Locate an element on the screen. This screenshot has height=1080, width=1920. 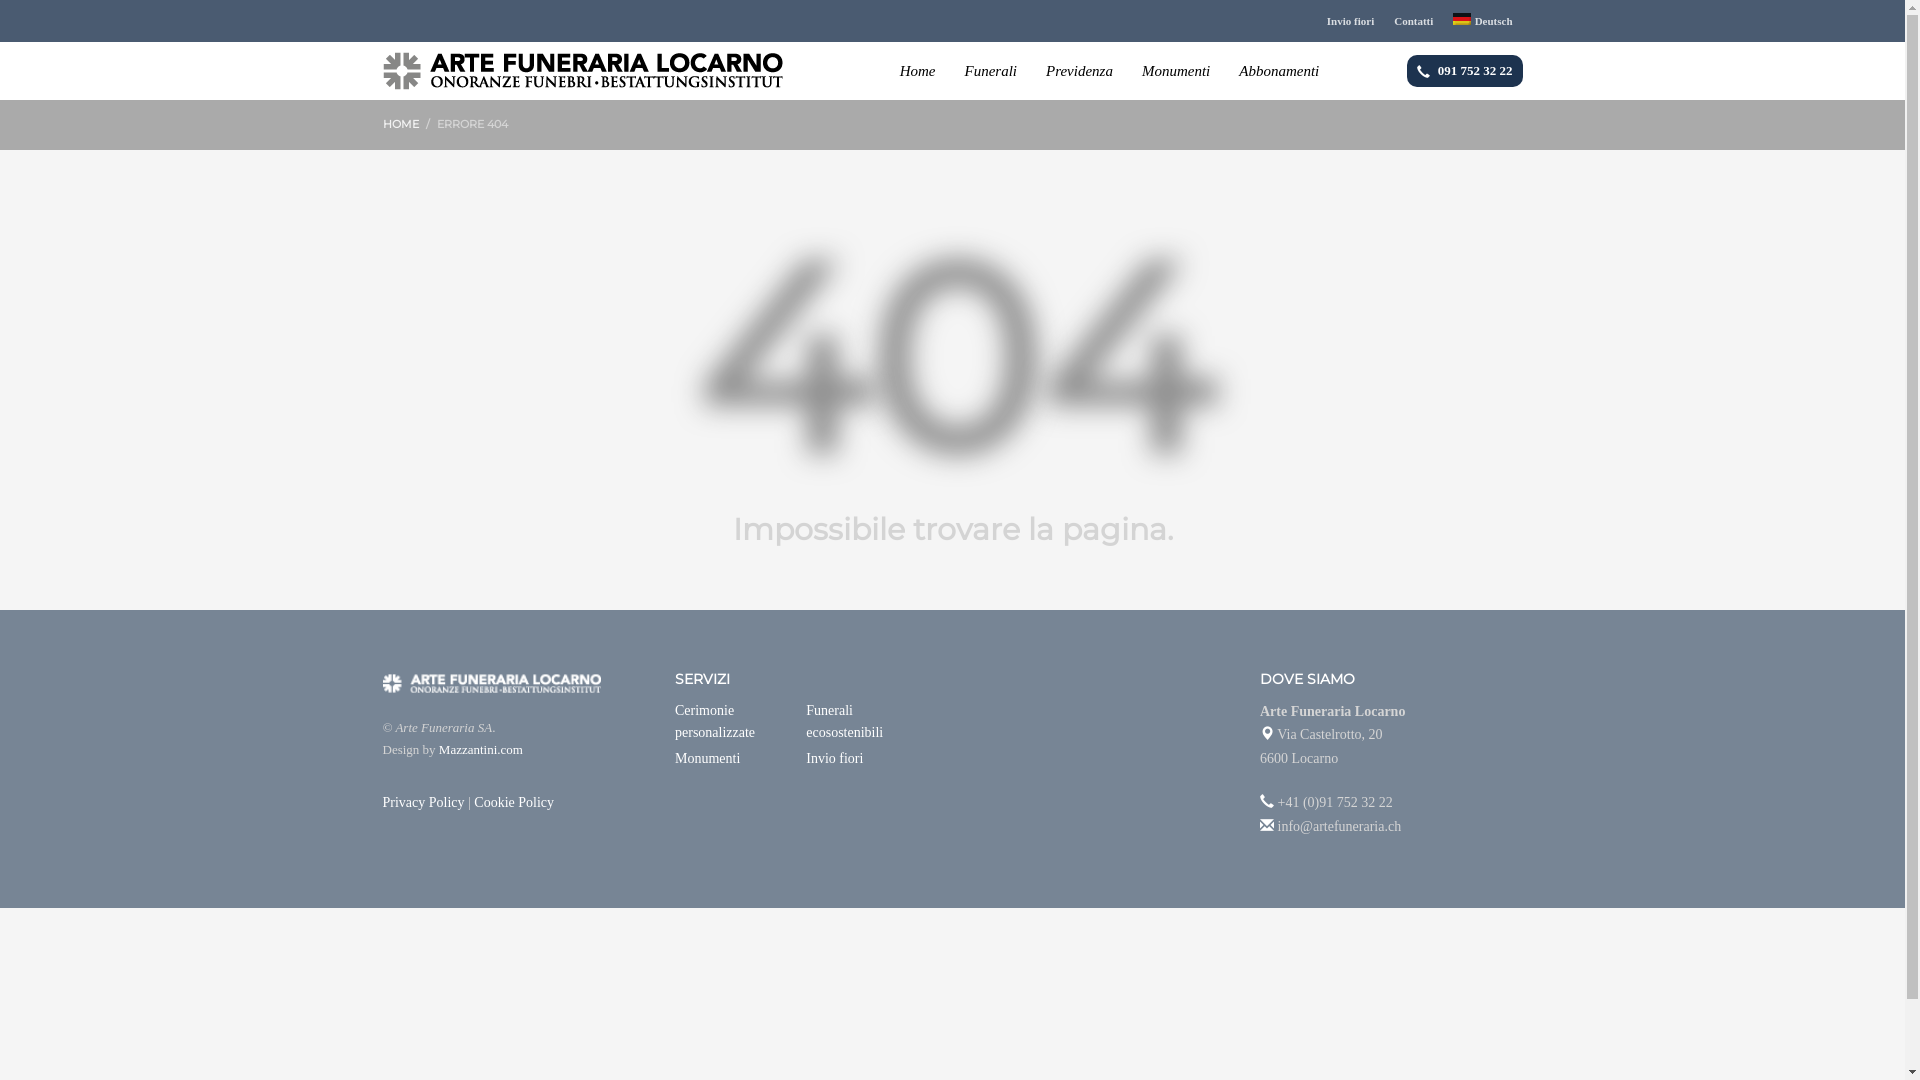
'Cookie Policy' is located at coordinates (513, 801).